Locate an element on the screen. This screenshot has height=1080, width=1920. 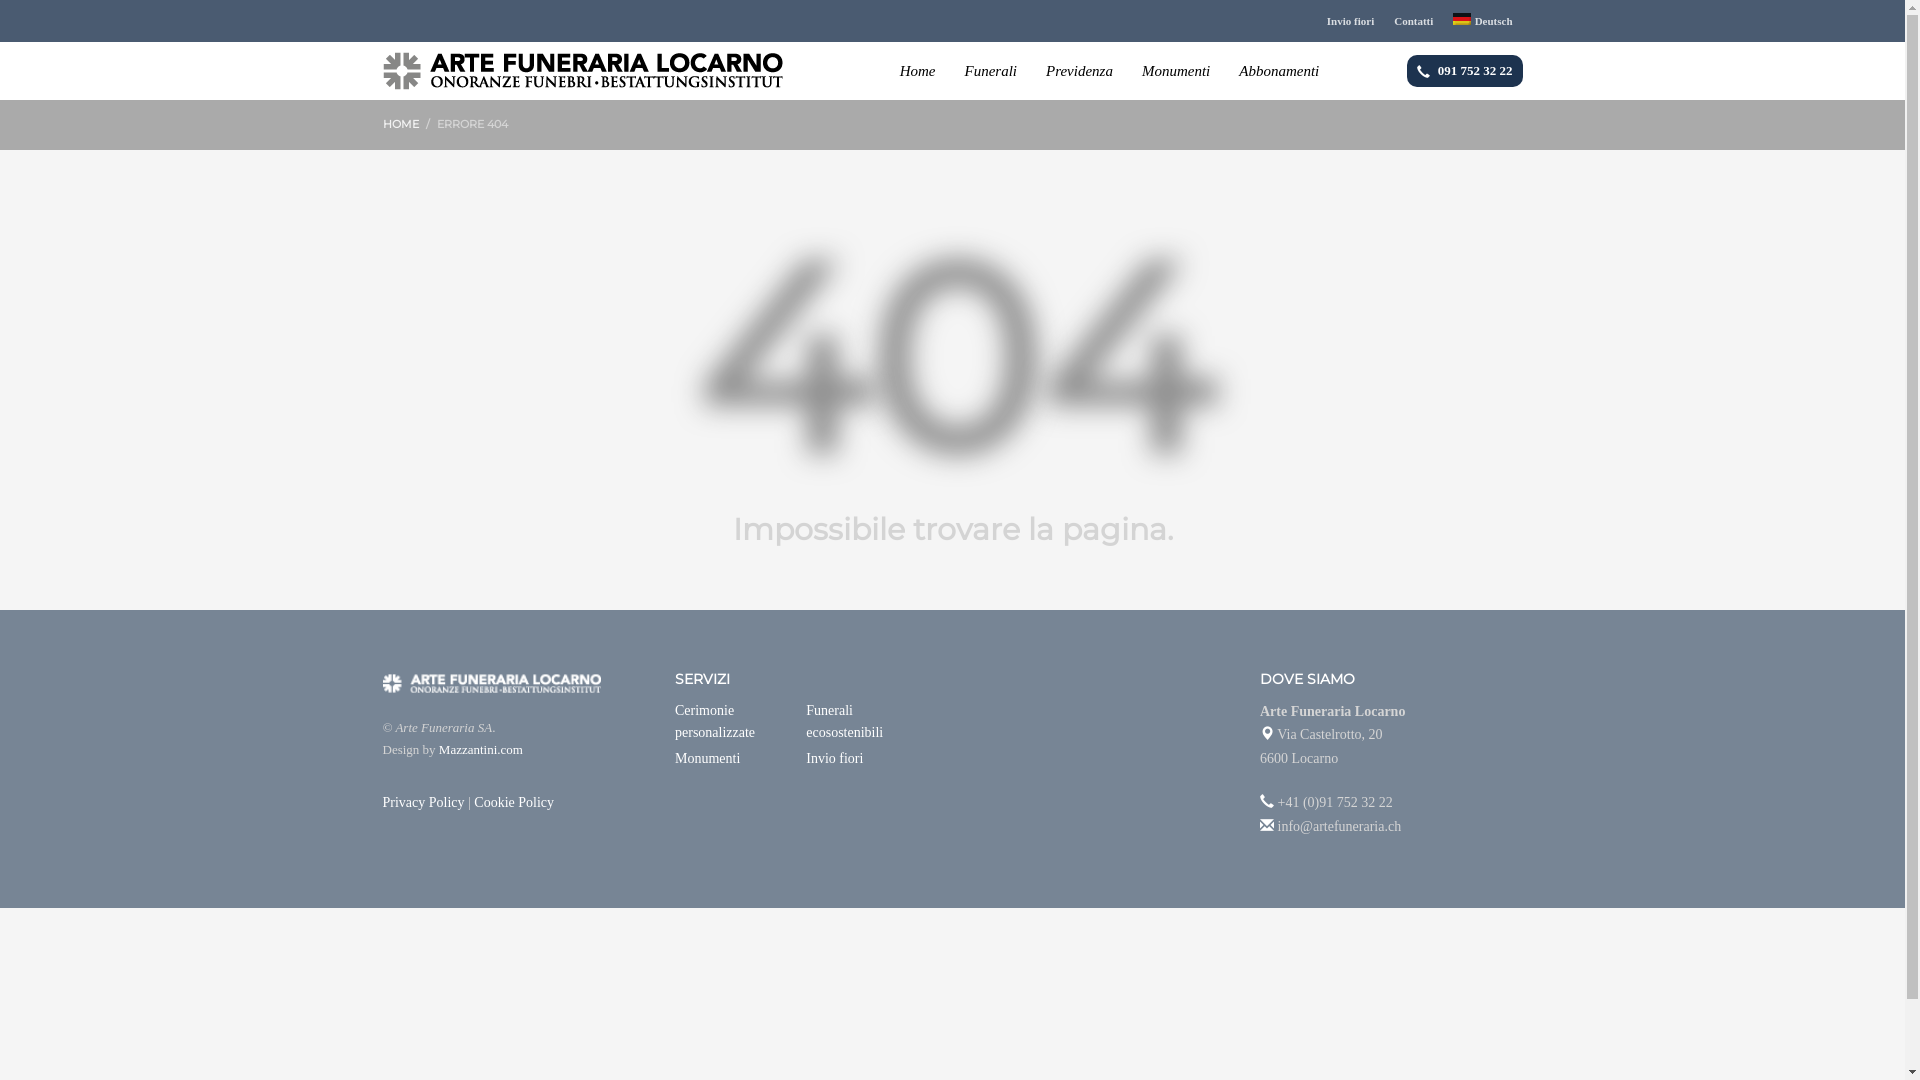
'Cookie Policy' is located at coordinates (513, 801).